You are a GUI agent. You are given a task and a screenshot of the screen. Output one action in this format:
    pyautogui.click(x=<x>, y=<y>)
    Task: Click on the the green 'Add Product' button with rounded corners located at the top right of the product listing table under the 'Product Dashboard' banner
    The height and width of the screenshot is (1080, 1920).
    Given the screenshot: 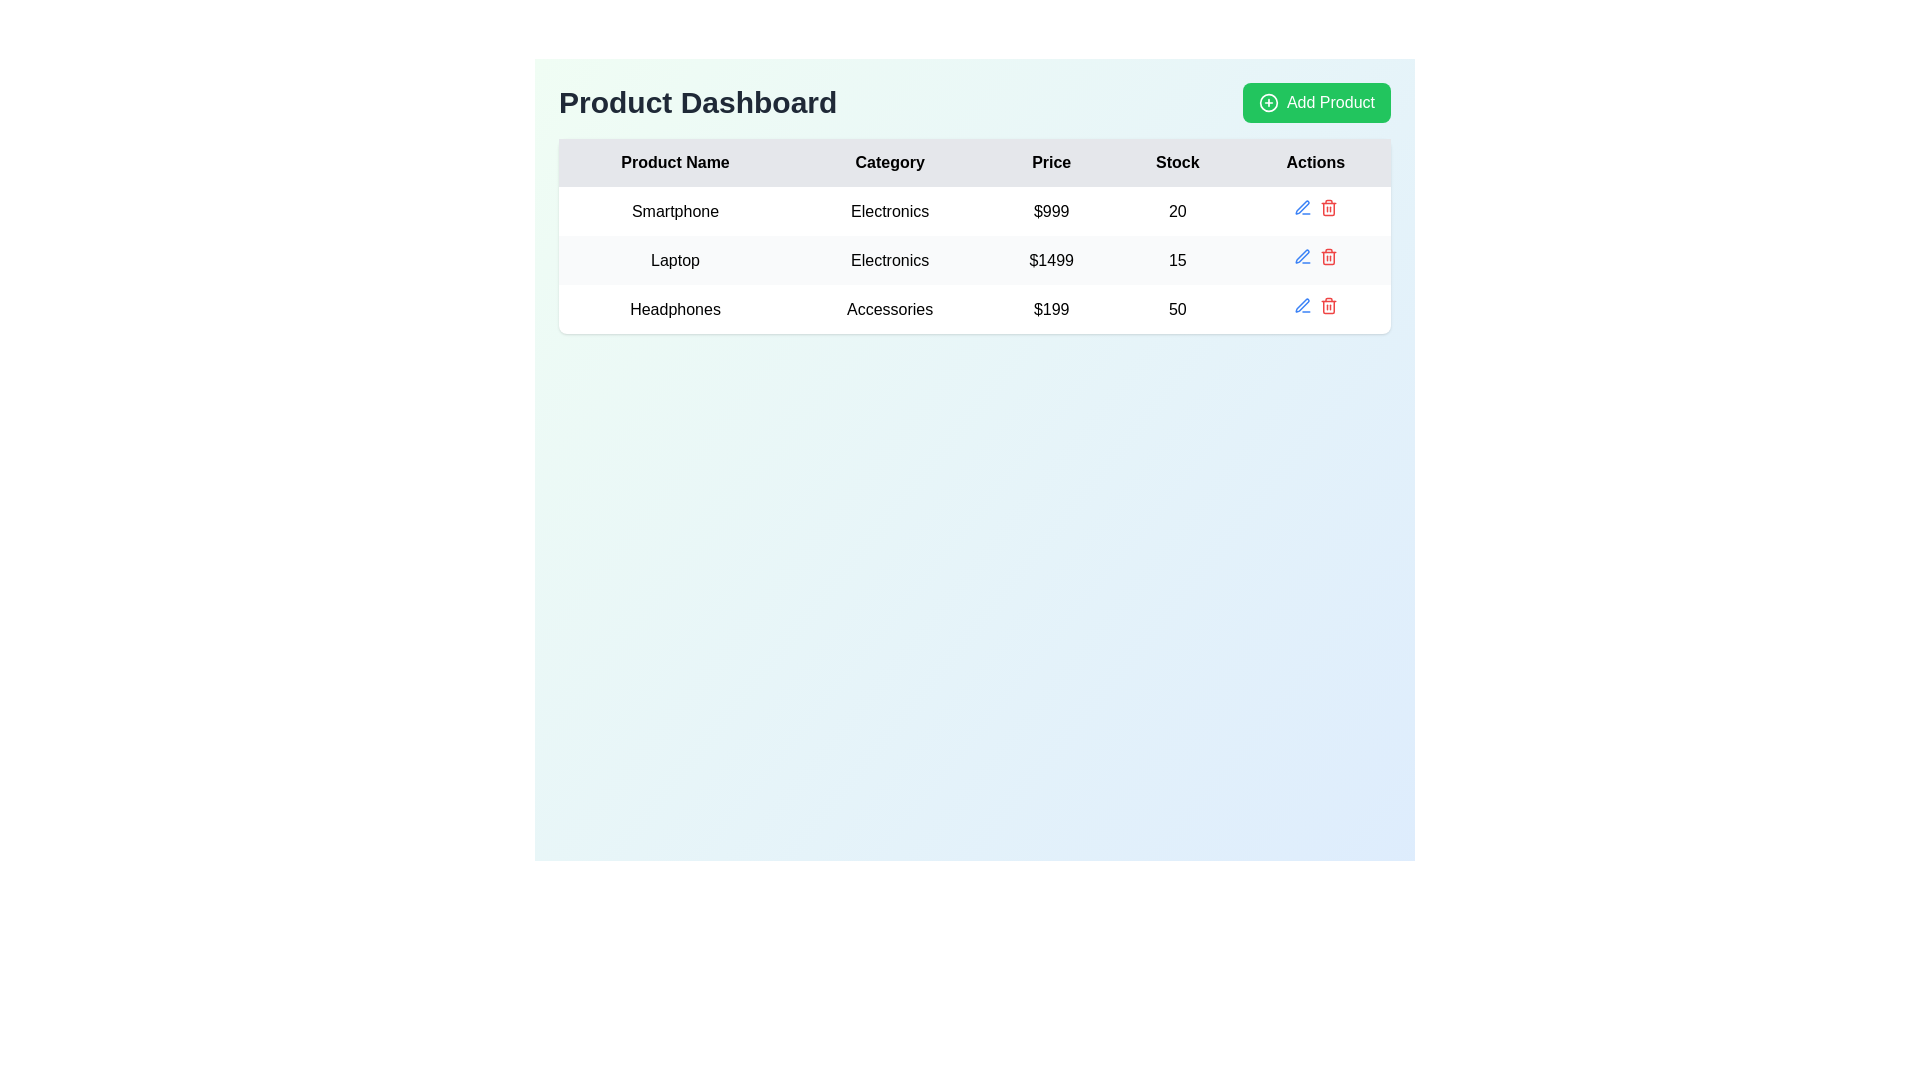 What is the action you would take?
    pyautogui.click(x=1316, y=103)
    